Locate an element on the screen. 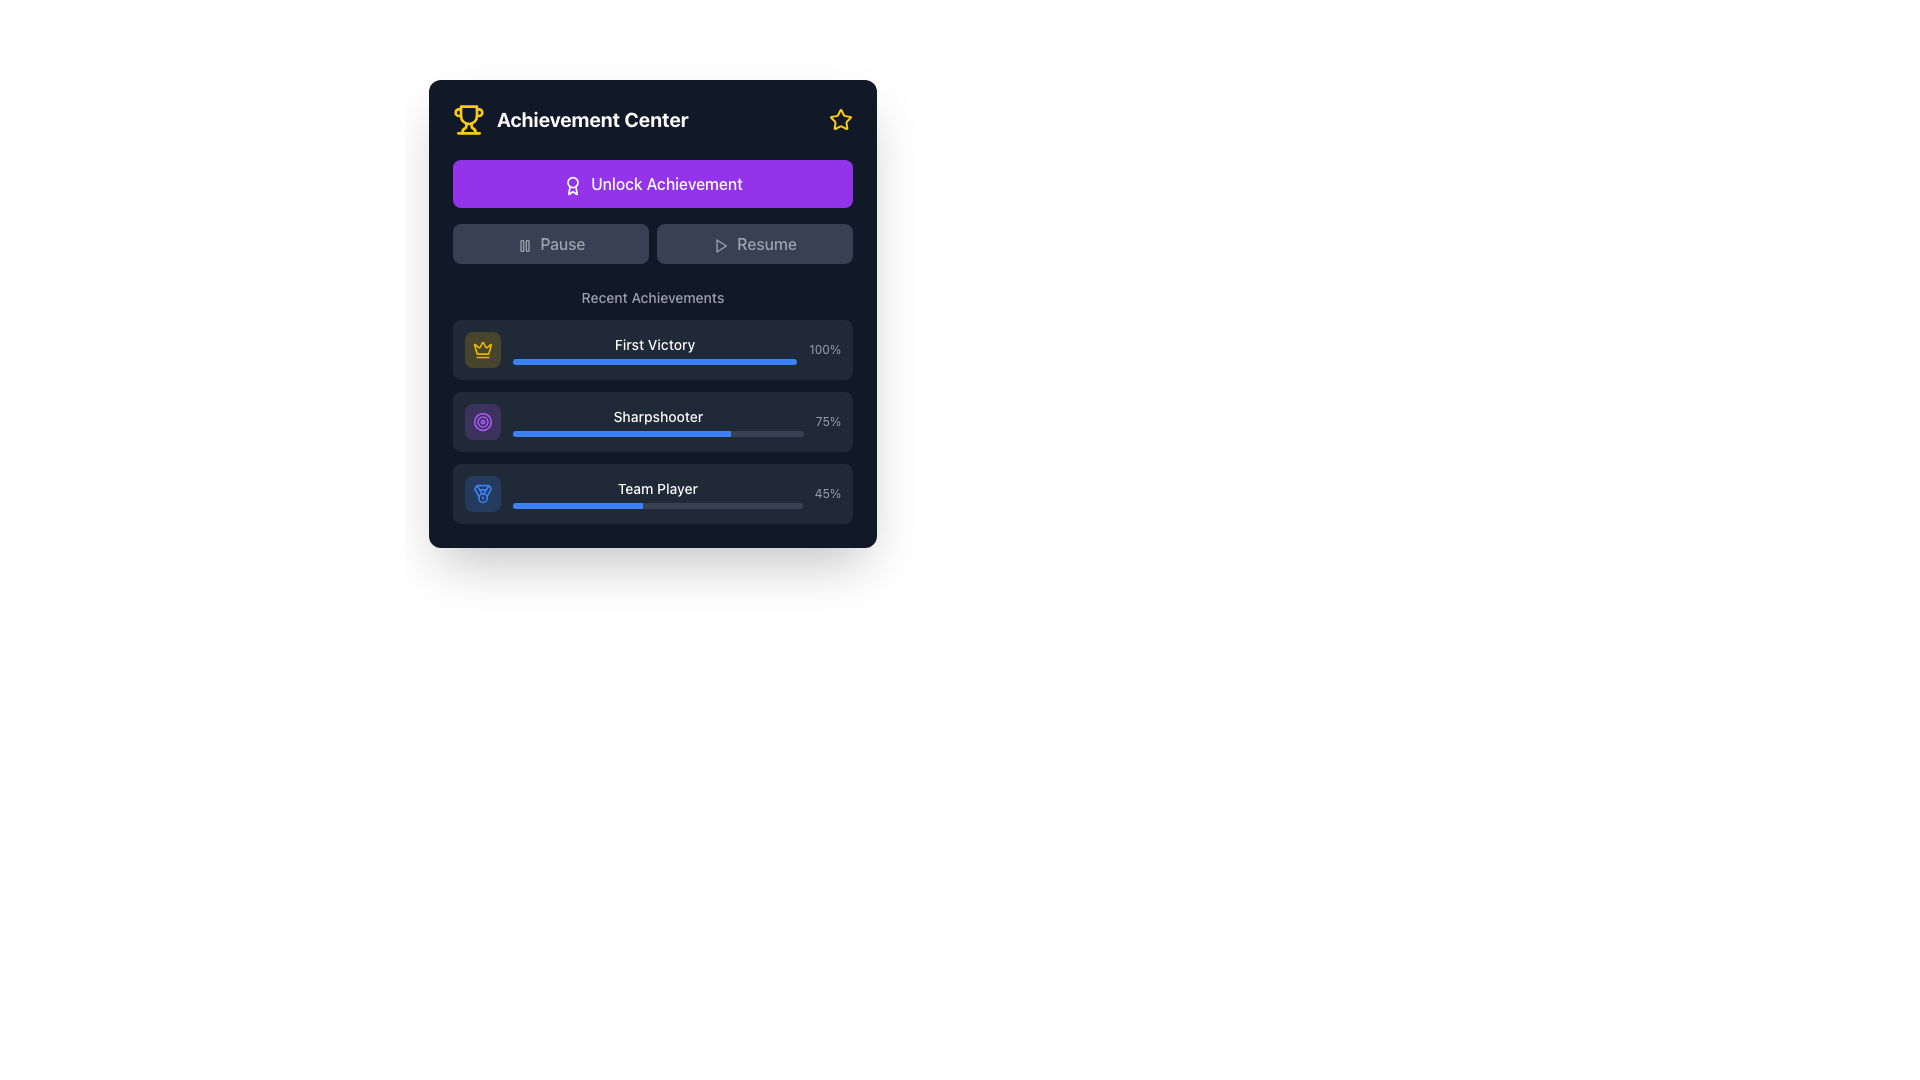 This screenshot has width=1920, height=1080. the pause button located directly beneath the purple 'Unlock Achievement' button is located at coordinates (551, 242).